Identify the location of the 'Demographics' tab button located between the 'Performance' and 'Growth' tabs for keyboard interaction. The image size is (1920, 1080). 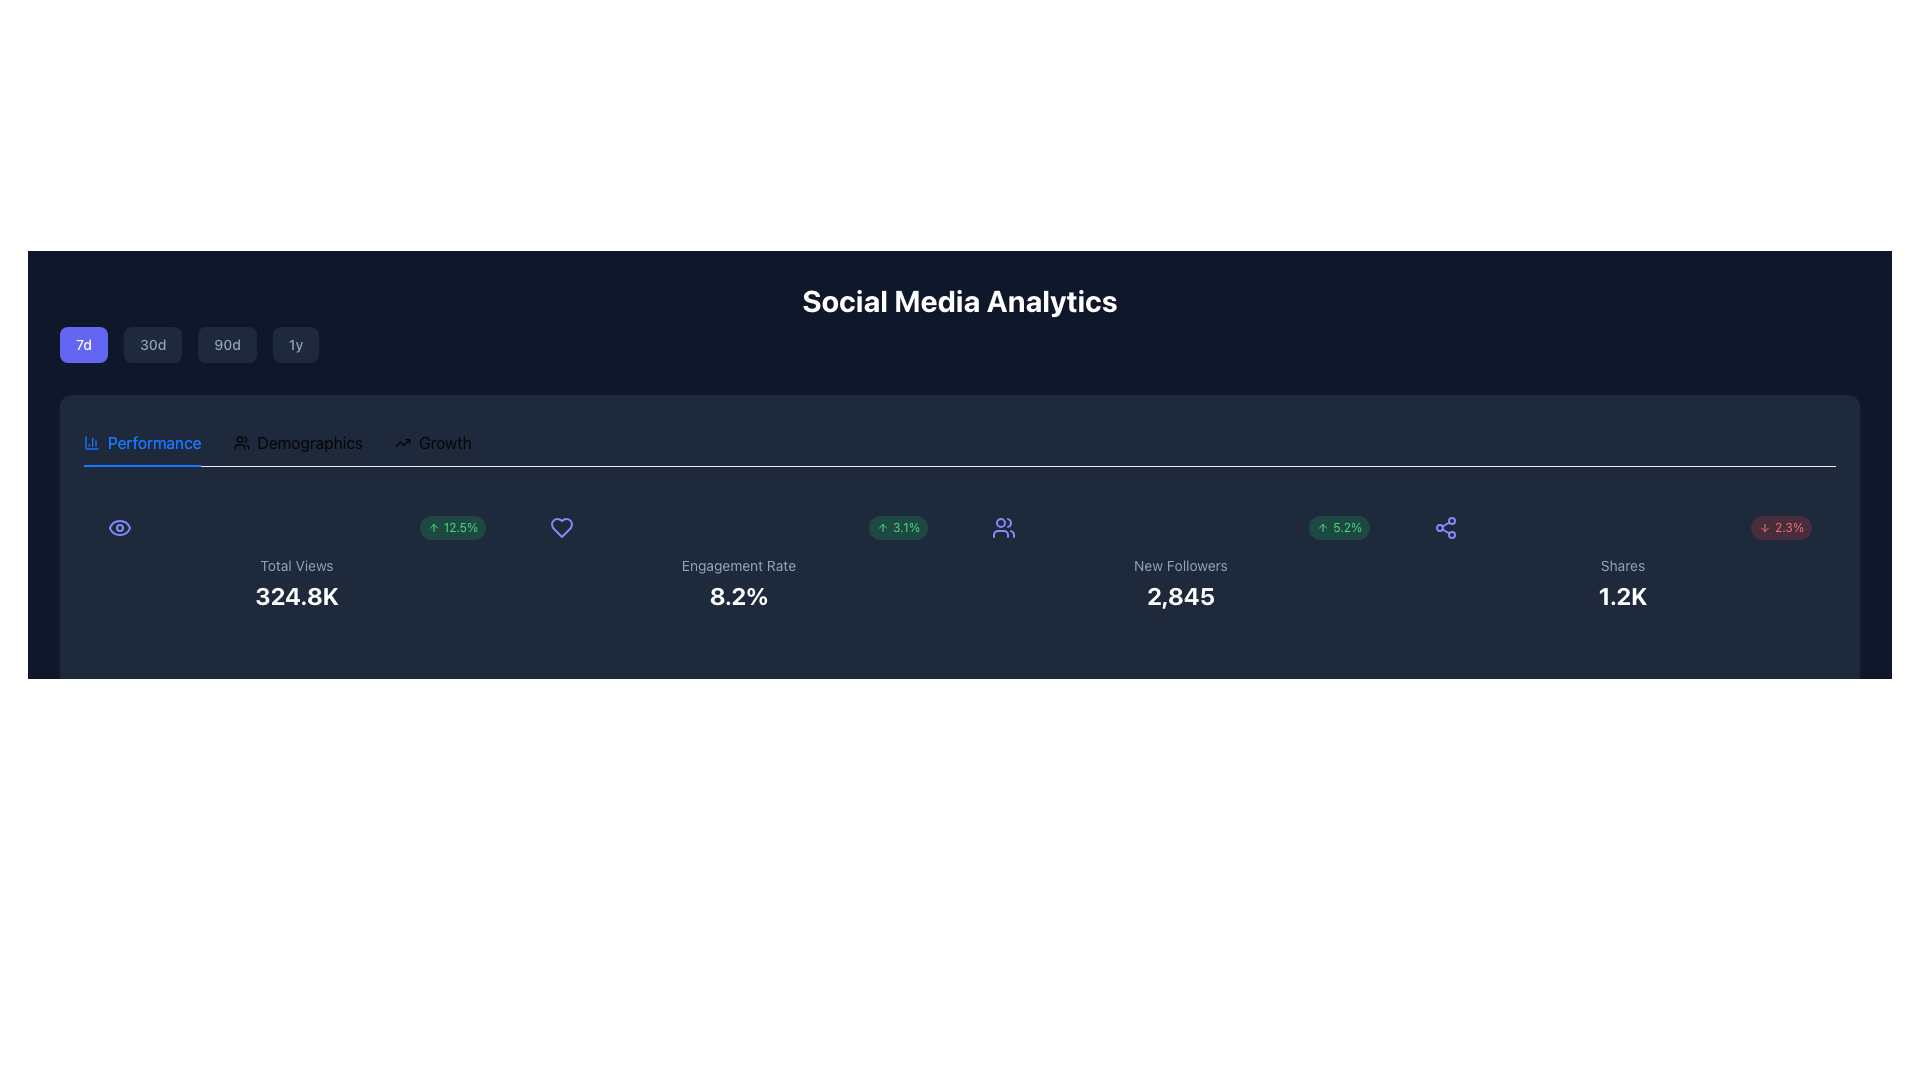
(297, 442).